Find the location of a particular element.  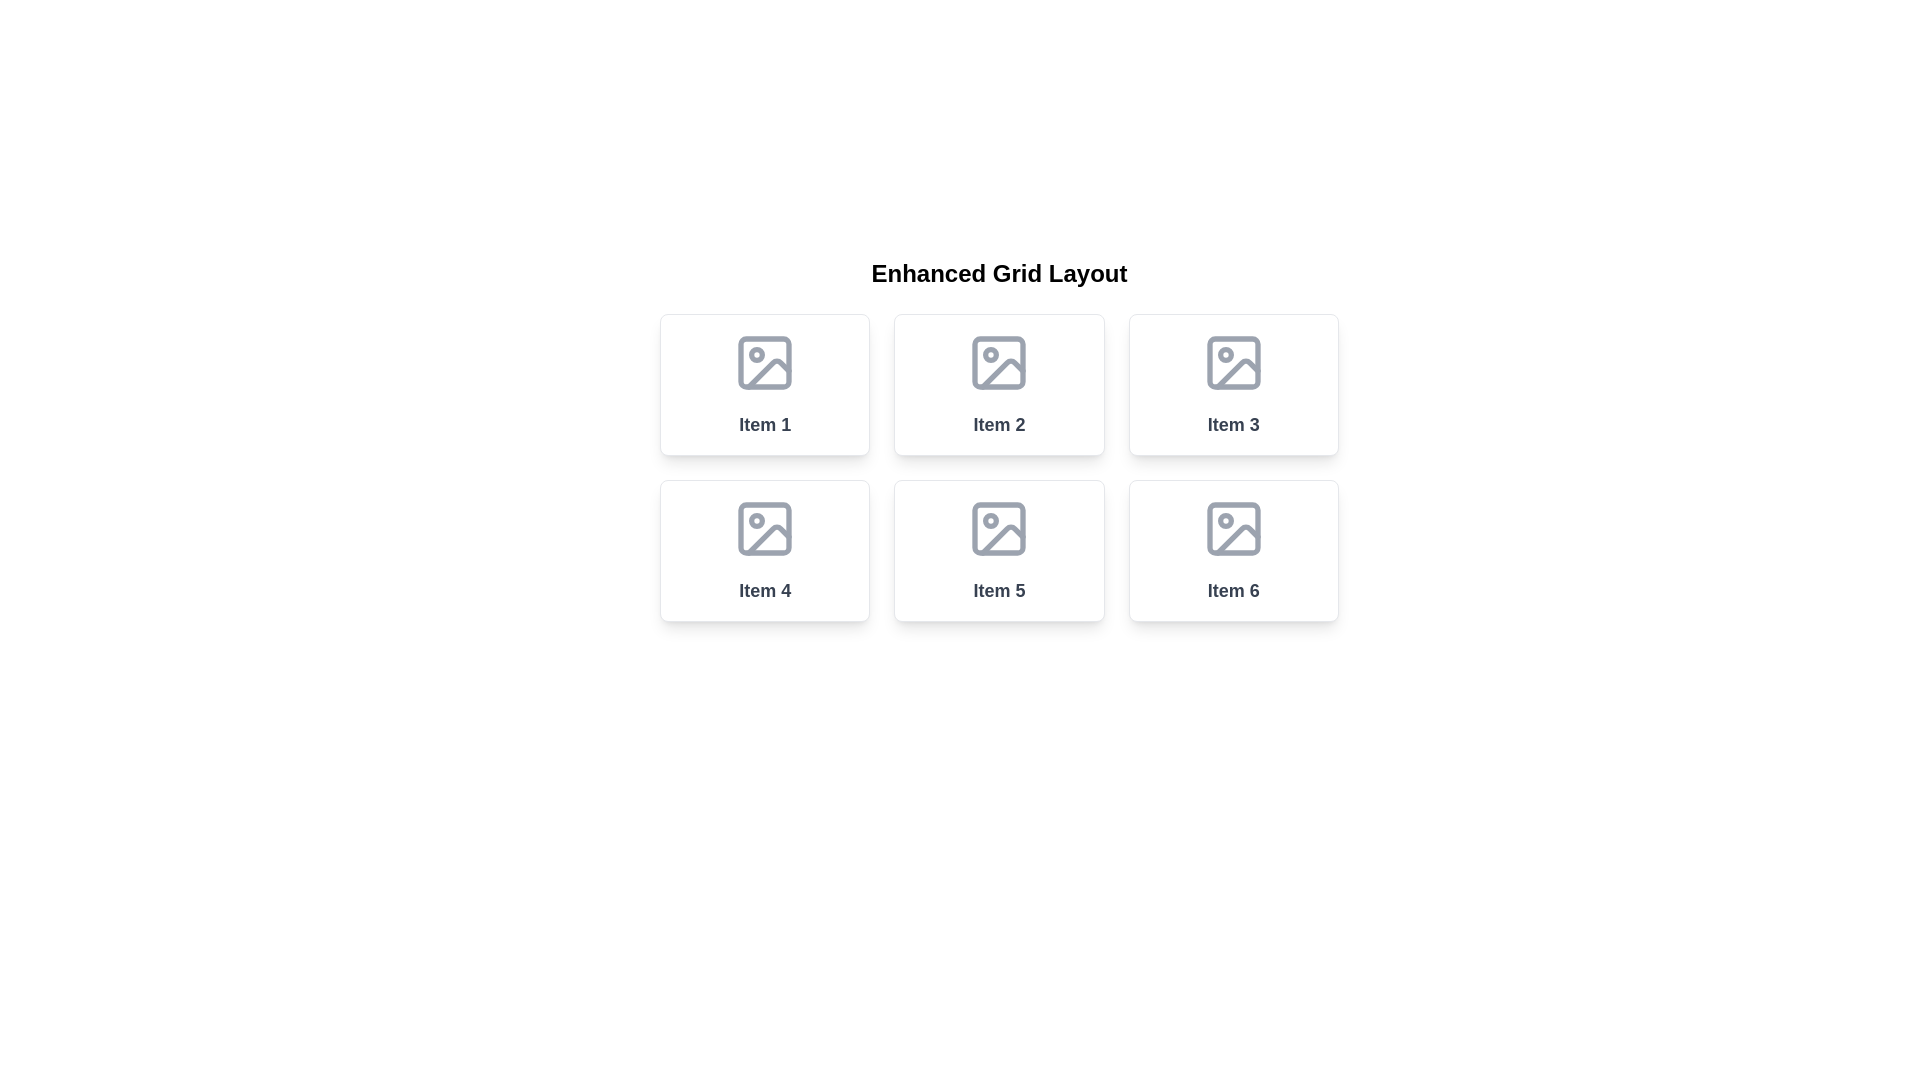

the small circular shape defined by a center point (cx: 9, cy: 9) and a radius of 2 units, located in the sixth item of a two-row grid layout is located at coordinates (1224, 519).